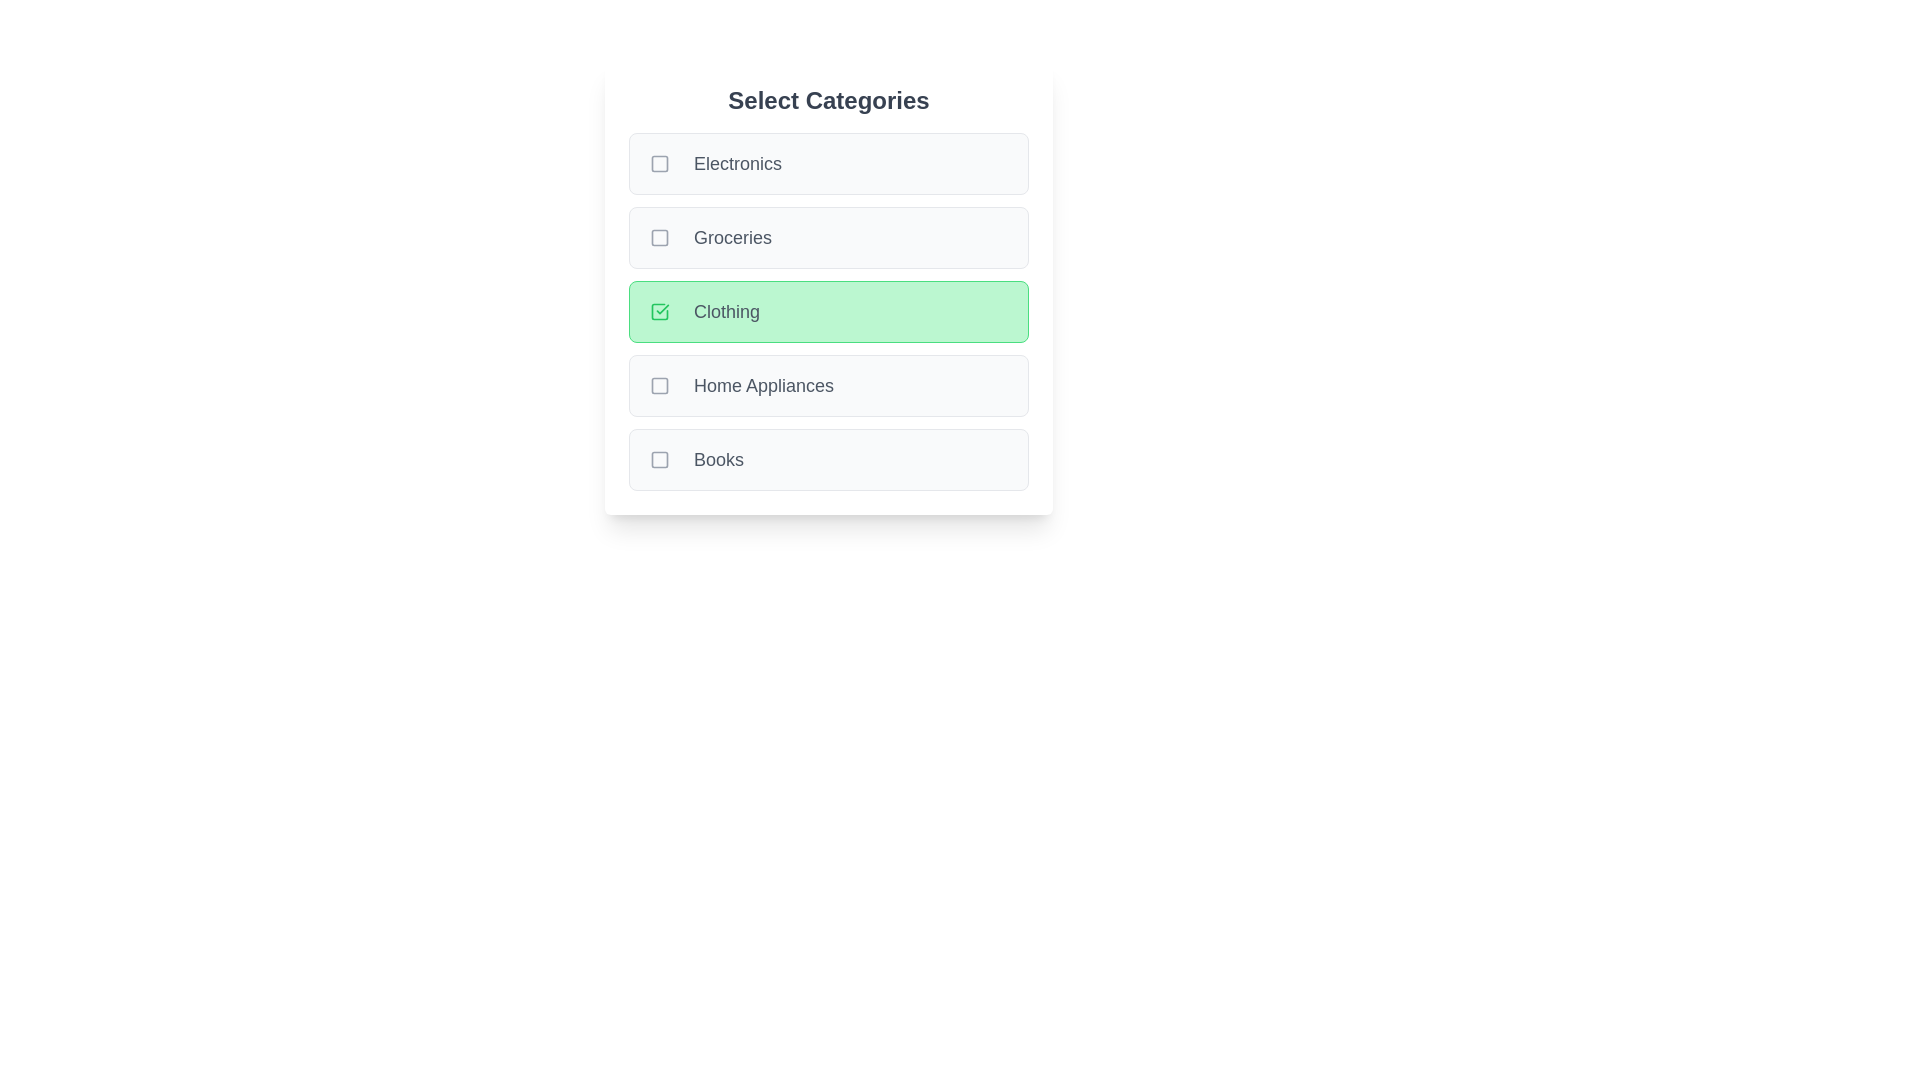  What do you see at coordinates (660, 312) in the screenshot?
I see `the checkbox for Clothing` at bounding box center [660, 312].